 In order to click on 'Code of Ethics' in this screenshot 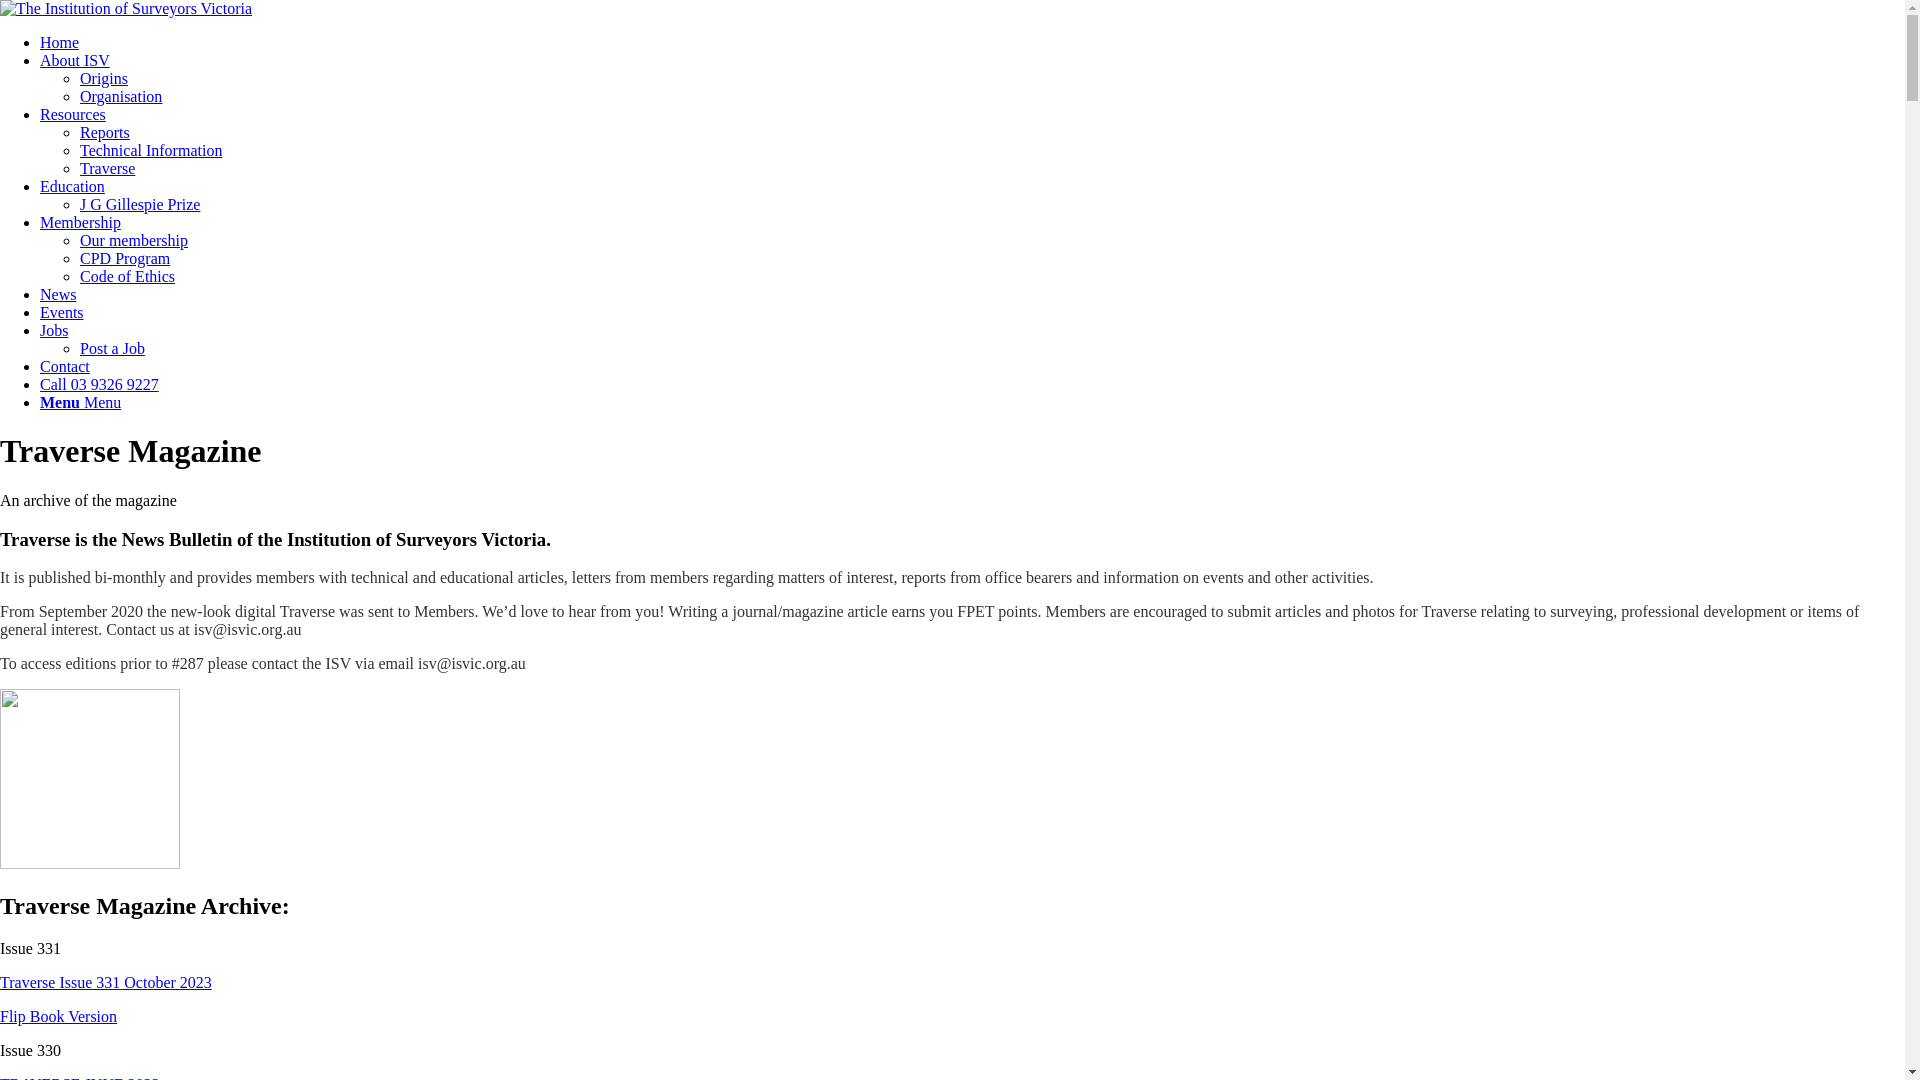, I will do `click(80, 276)`.